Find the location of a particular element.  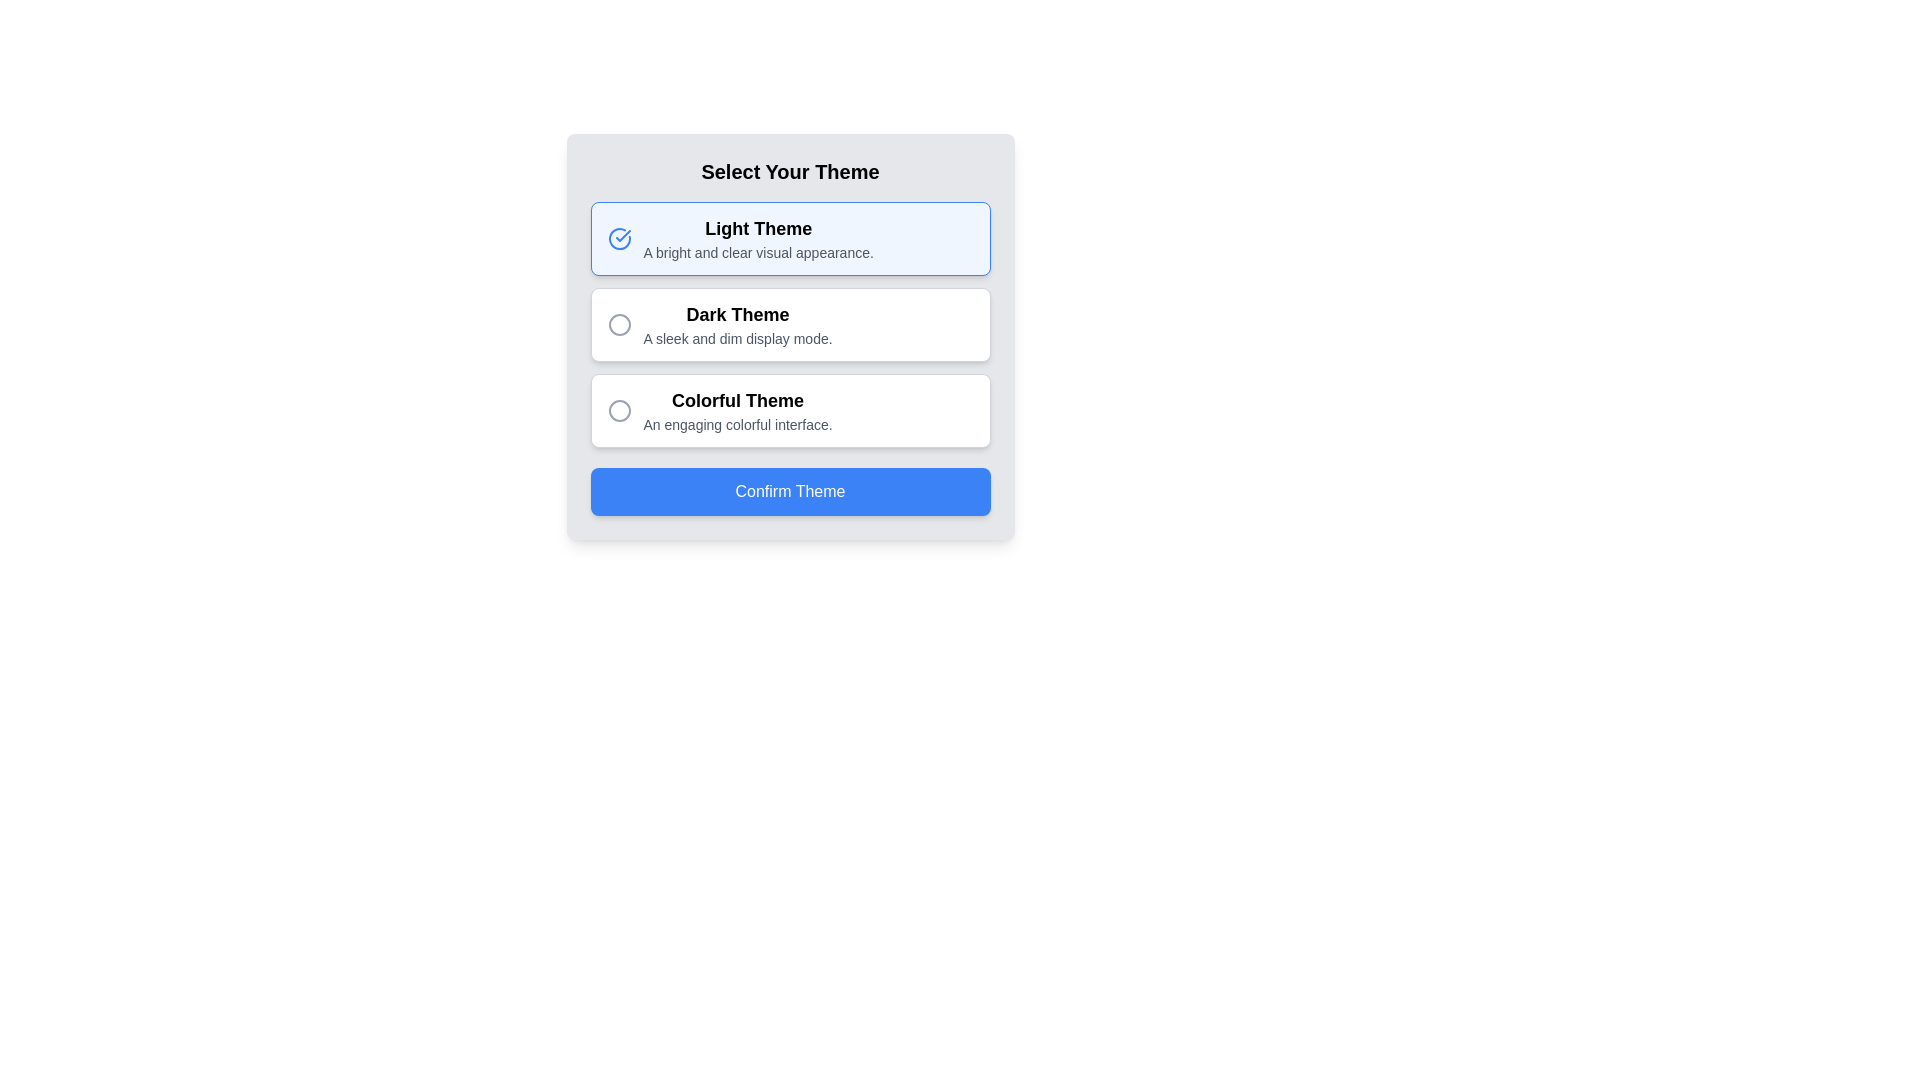

the confirmation button located at the bottom of the light gray dialog box to finalize the theme selection is located at coordinates (789, 492).